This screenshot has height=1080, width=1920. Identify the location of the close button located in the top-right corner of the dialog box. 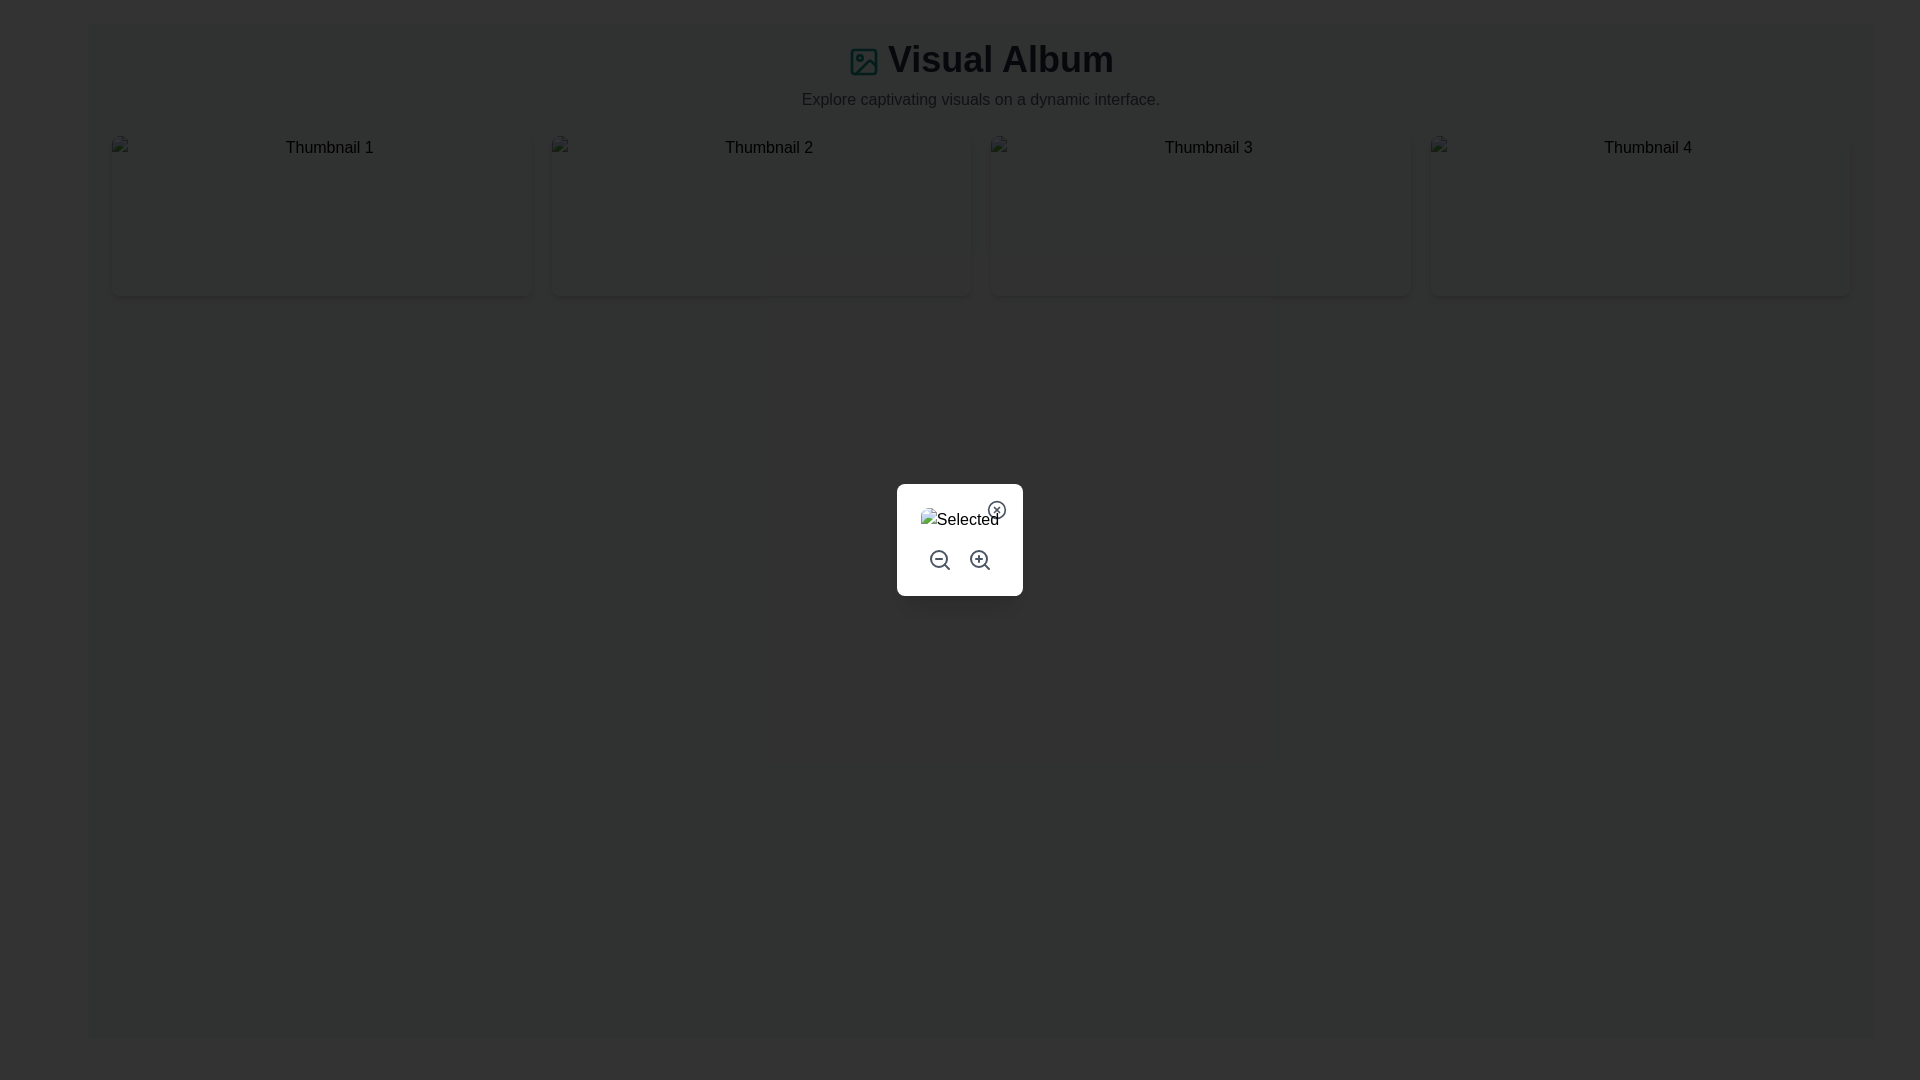
(997, 508).